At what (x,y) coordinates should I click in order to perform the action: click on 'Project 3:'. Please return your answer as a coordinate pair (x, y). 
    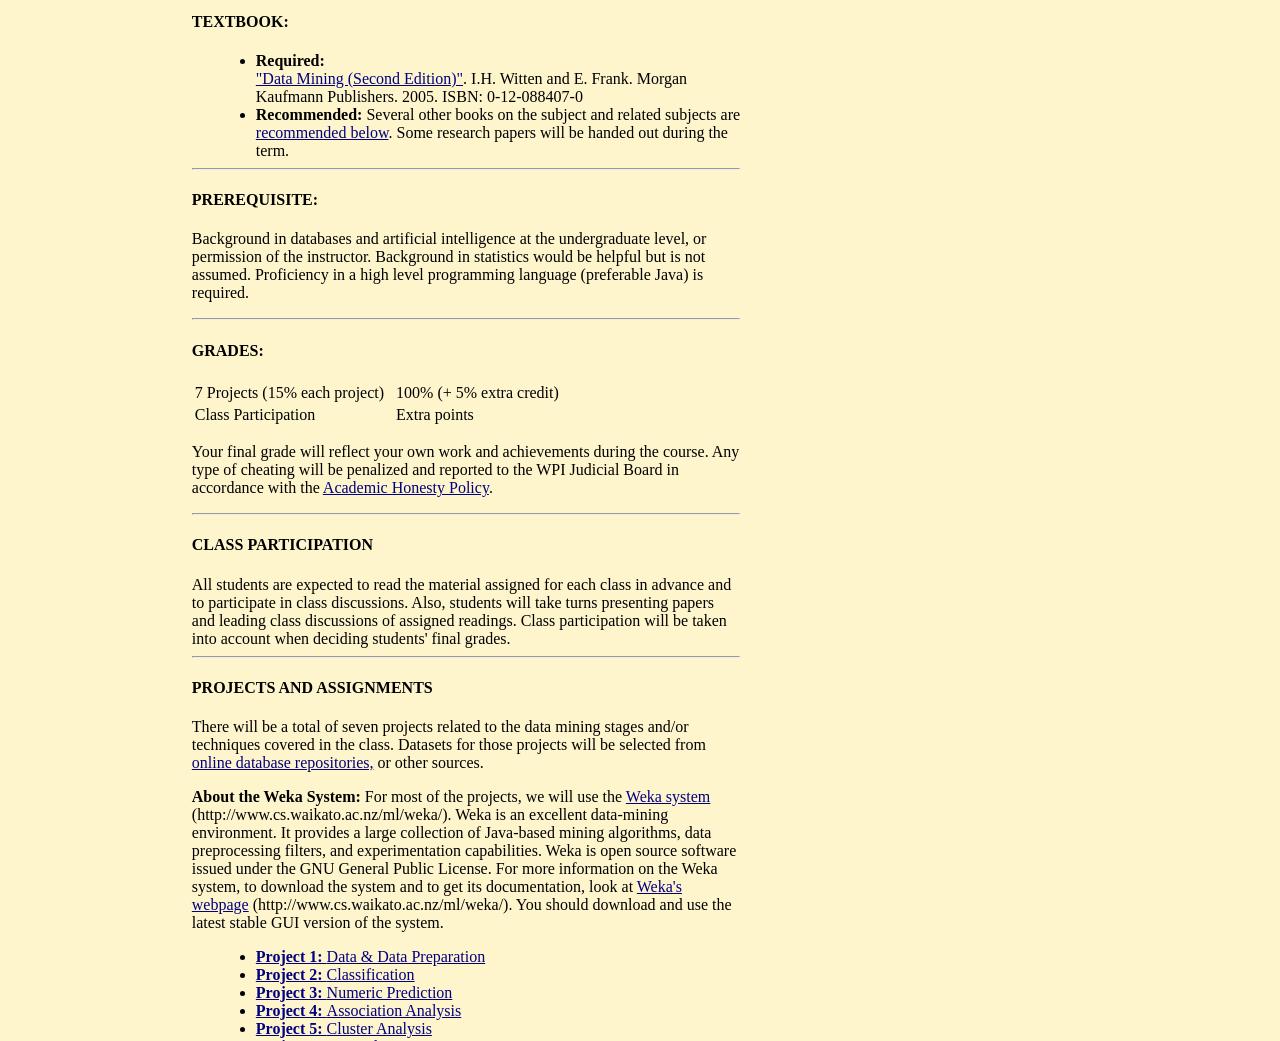
    Looking at the image, I should click on (289, 992).